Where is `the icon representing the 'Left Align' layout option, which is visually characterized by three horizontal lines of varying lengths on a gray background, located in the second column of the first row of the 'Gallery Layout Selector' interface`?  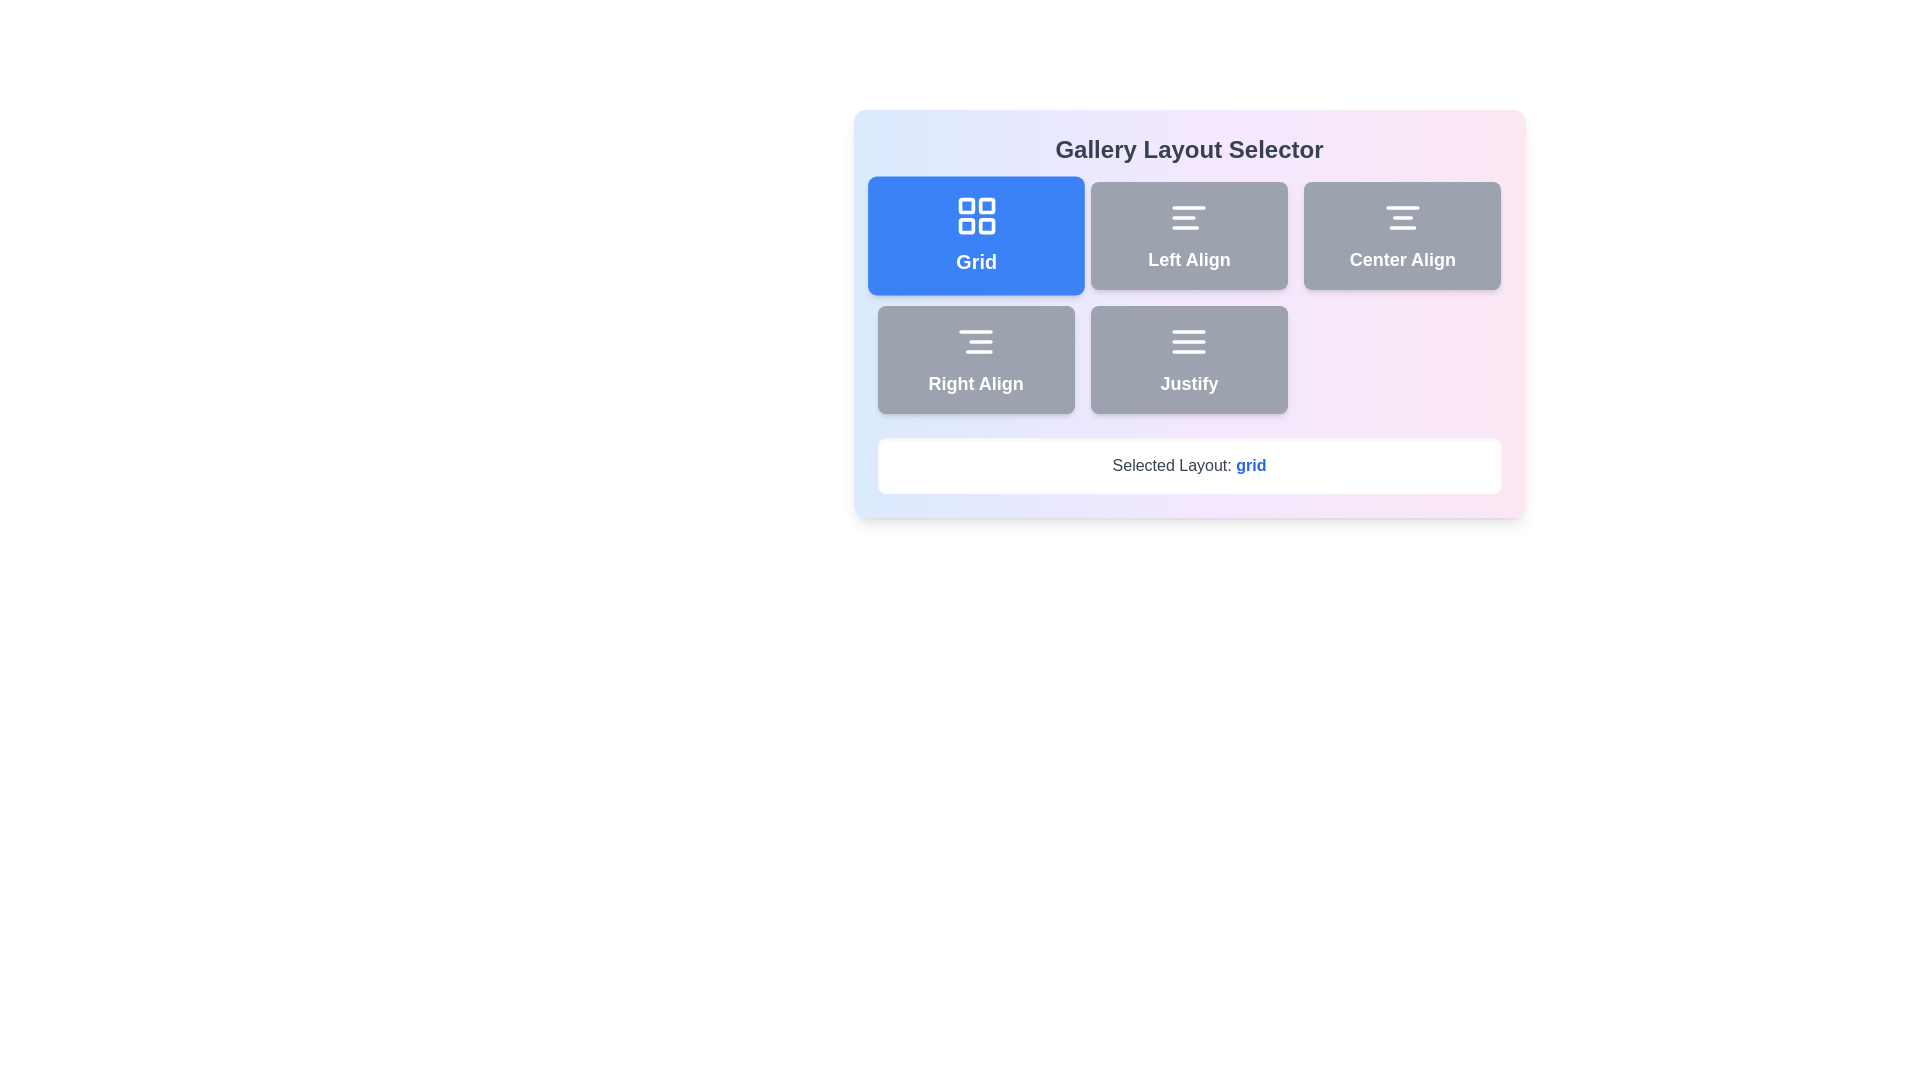
the icon representing the 'Left Align' layout option, which is visually characterized by three horizontal lines of varying lengths on a gray background, located in the second column of the first row of the 'Gallery Layout Selector' interface is located at coordinates (1189, 218).